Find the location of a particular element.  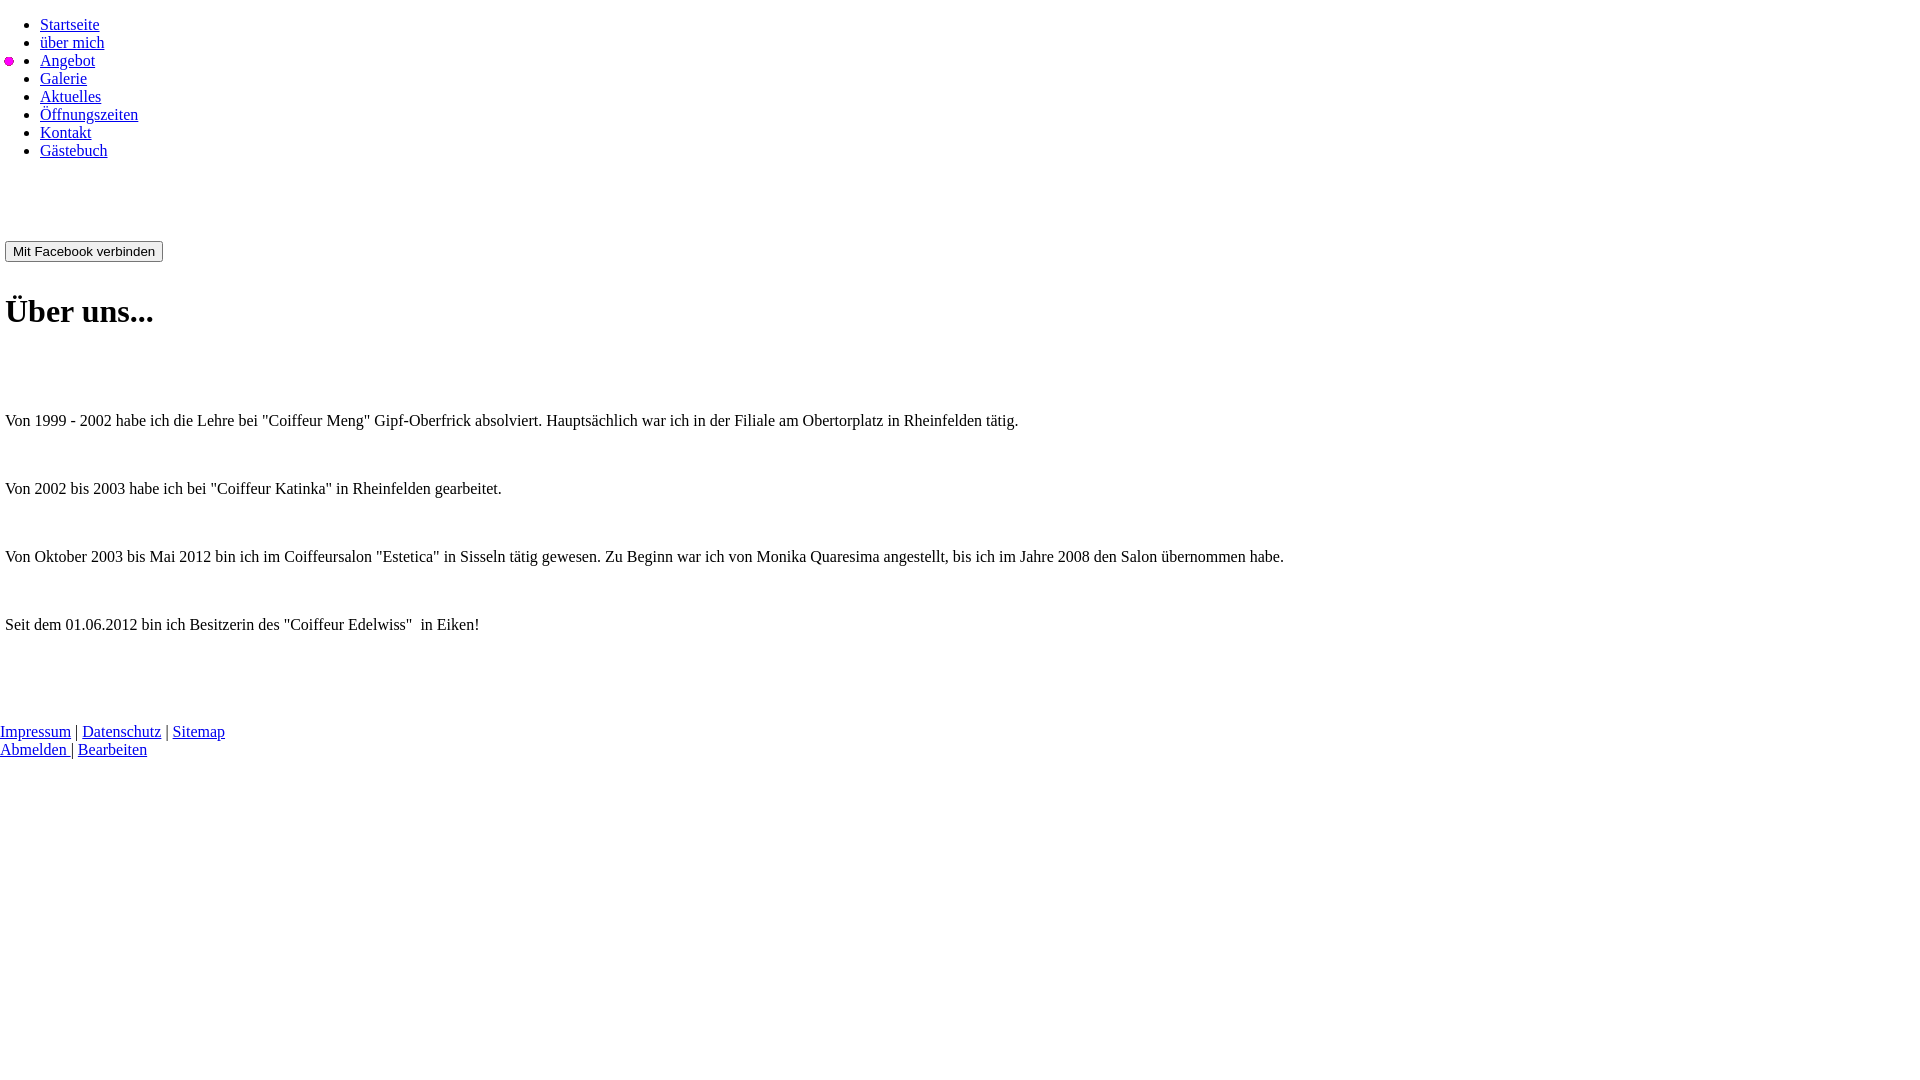

'Datenschutz' is located at coordinates (80, 731).